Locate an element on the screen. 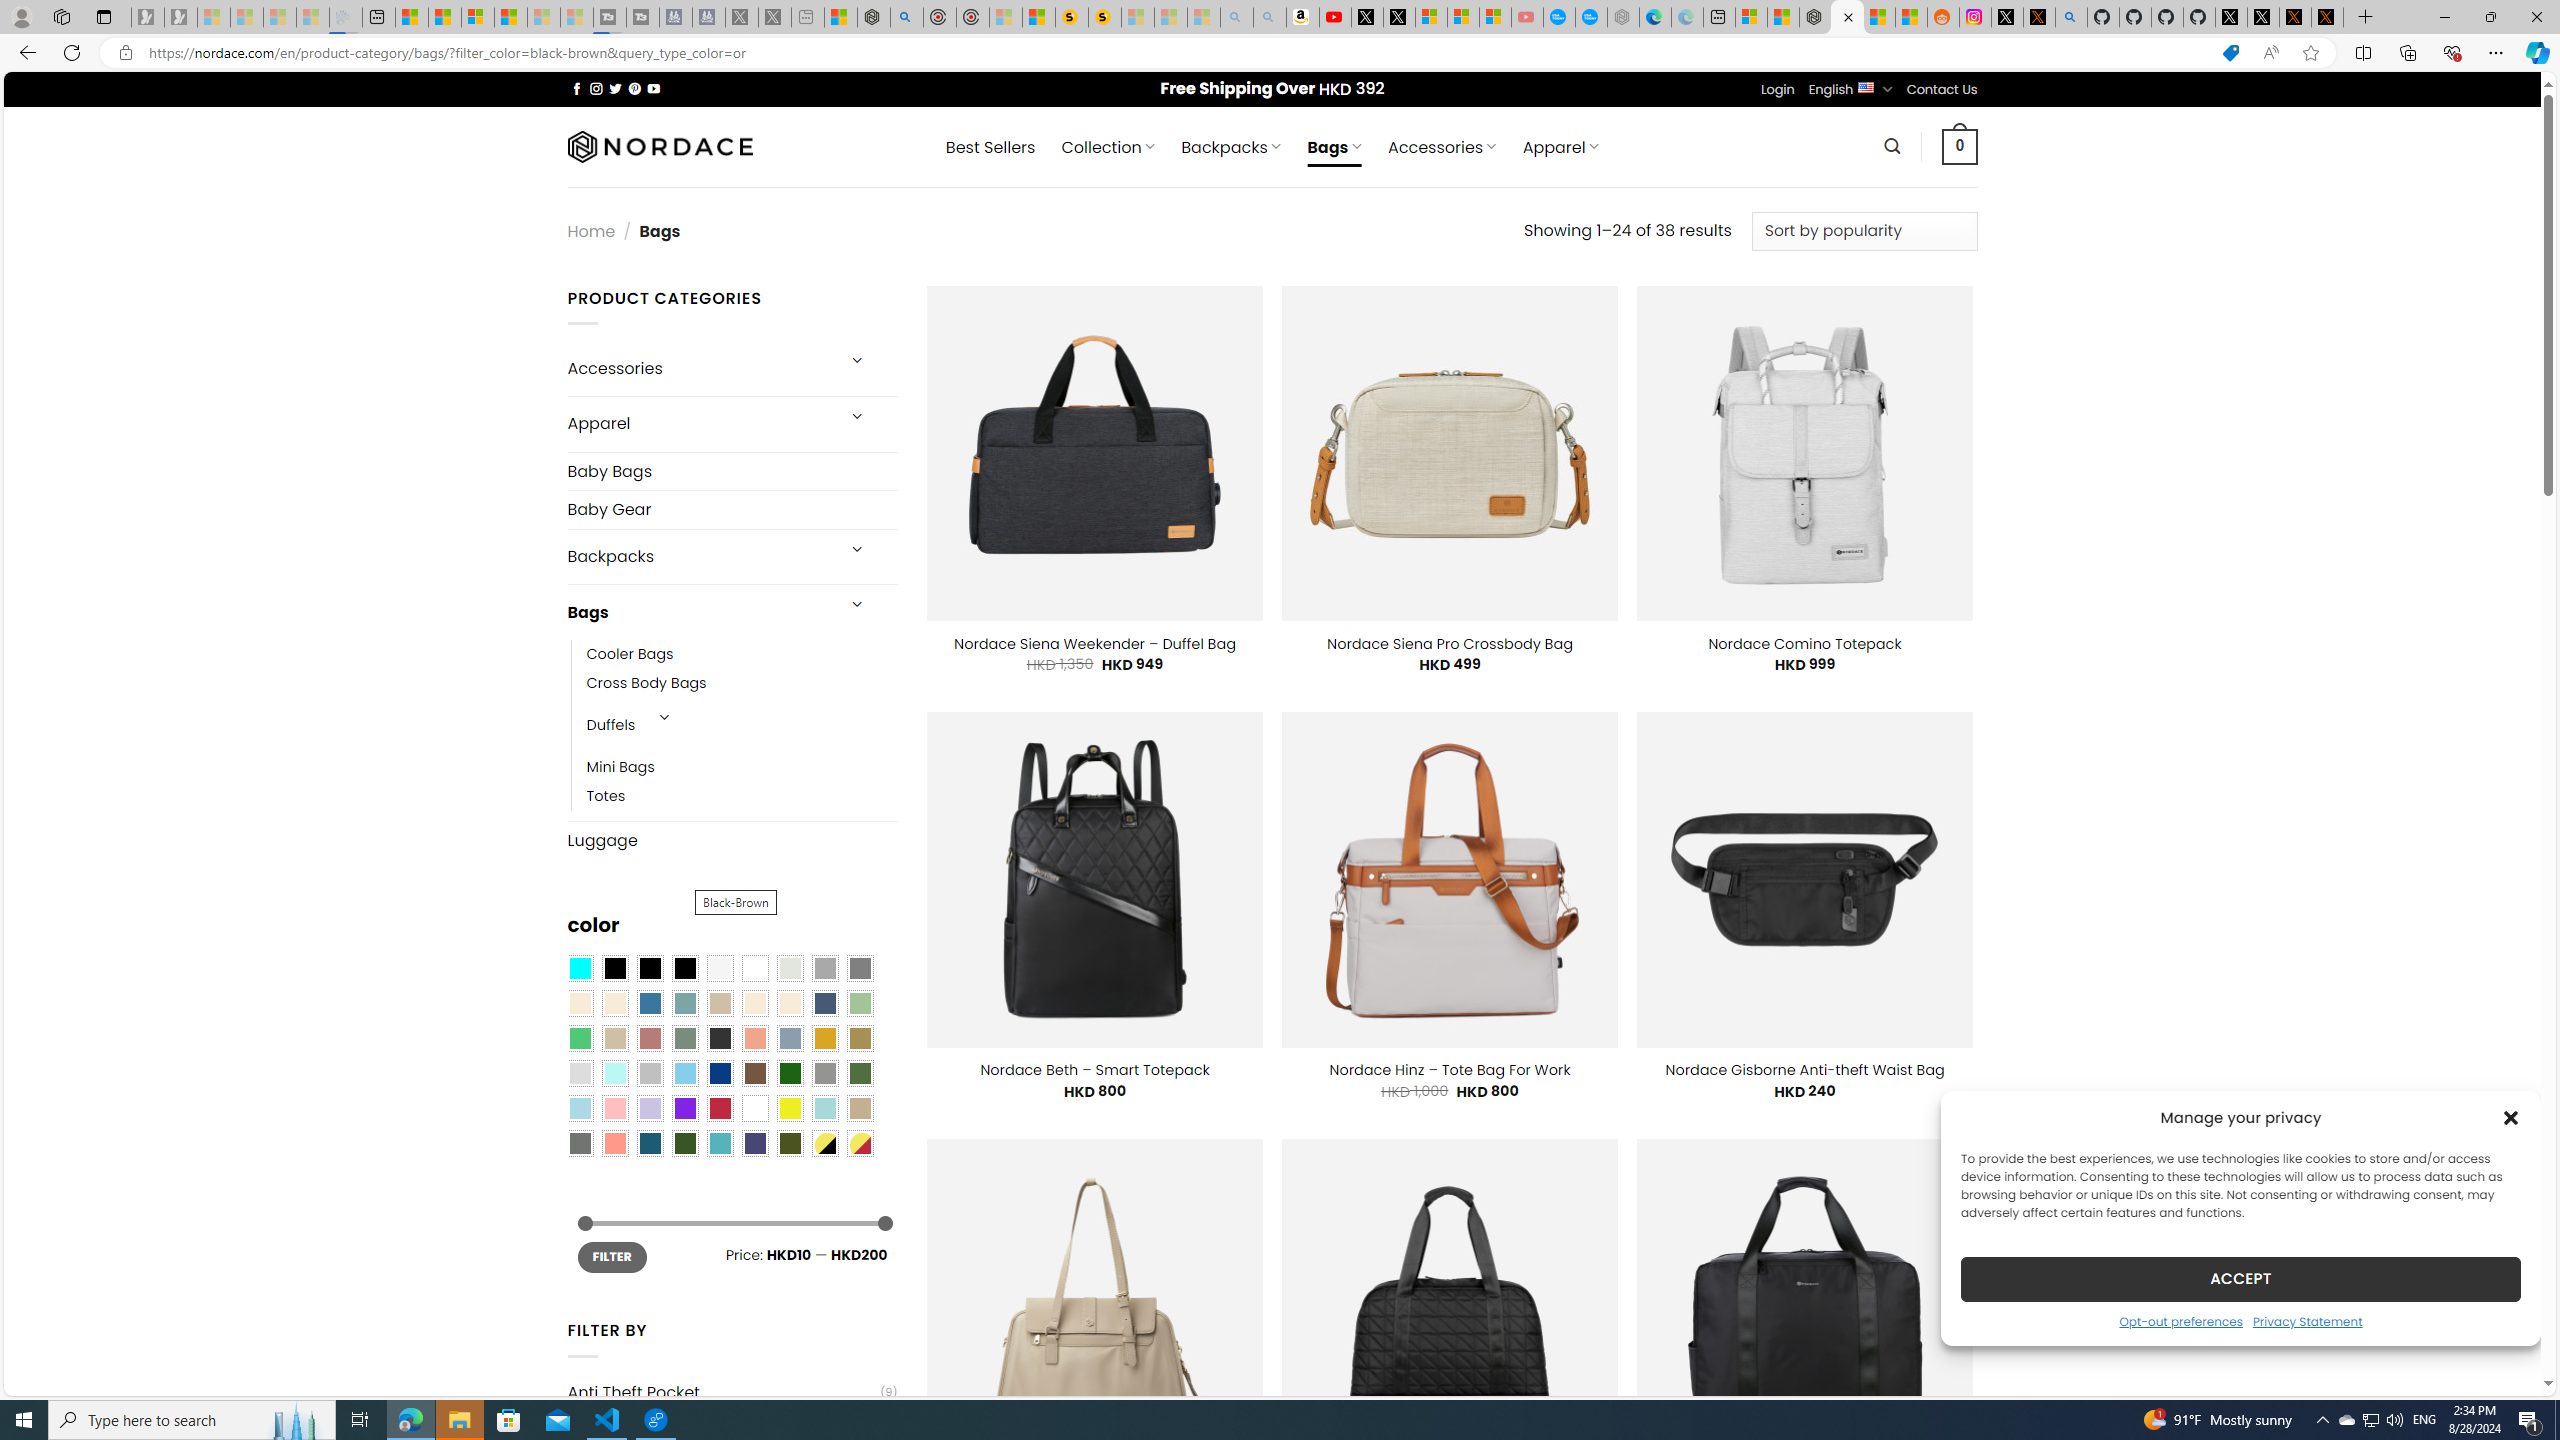 This screenshot has width=2560, height=1440. 'Rose' is located at coordinates (649, 1037).